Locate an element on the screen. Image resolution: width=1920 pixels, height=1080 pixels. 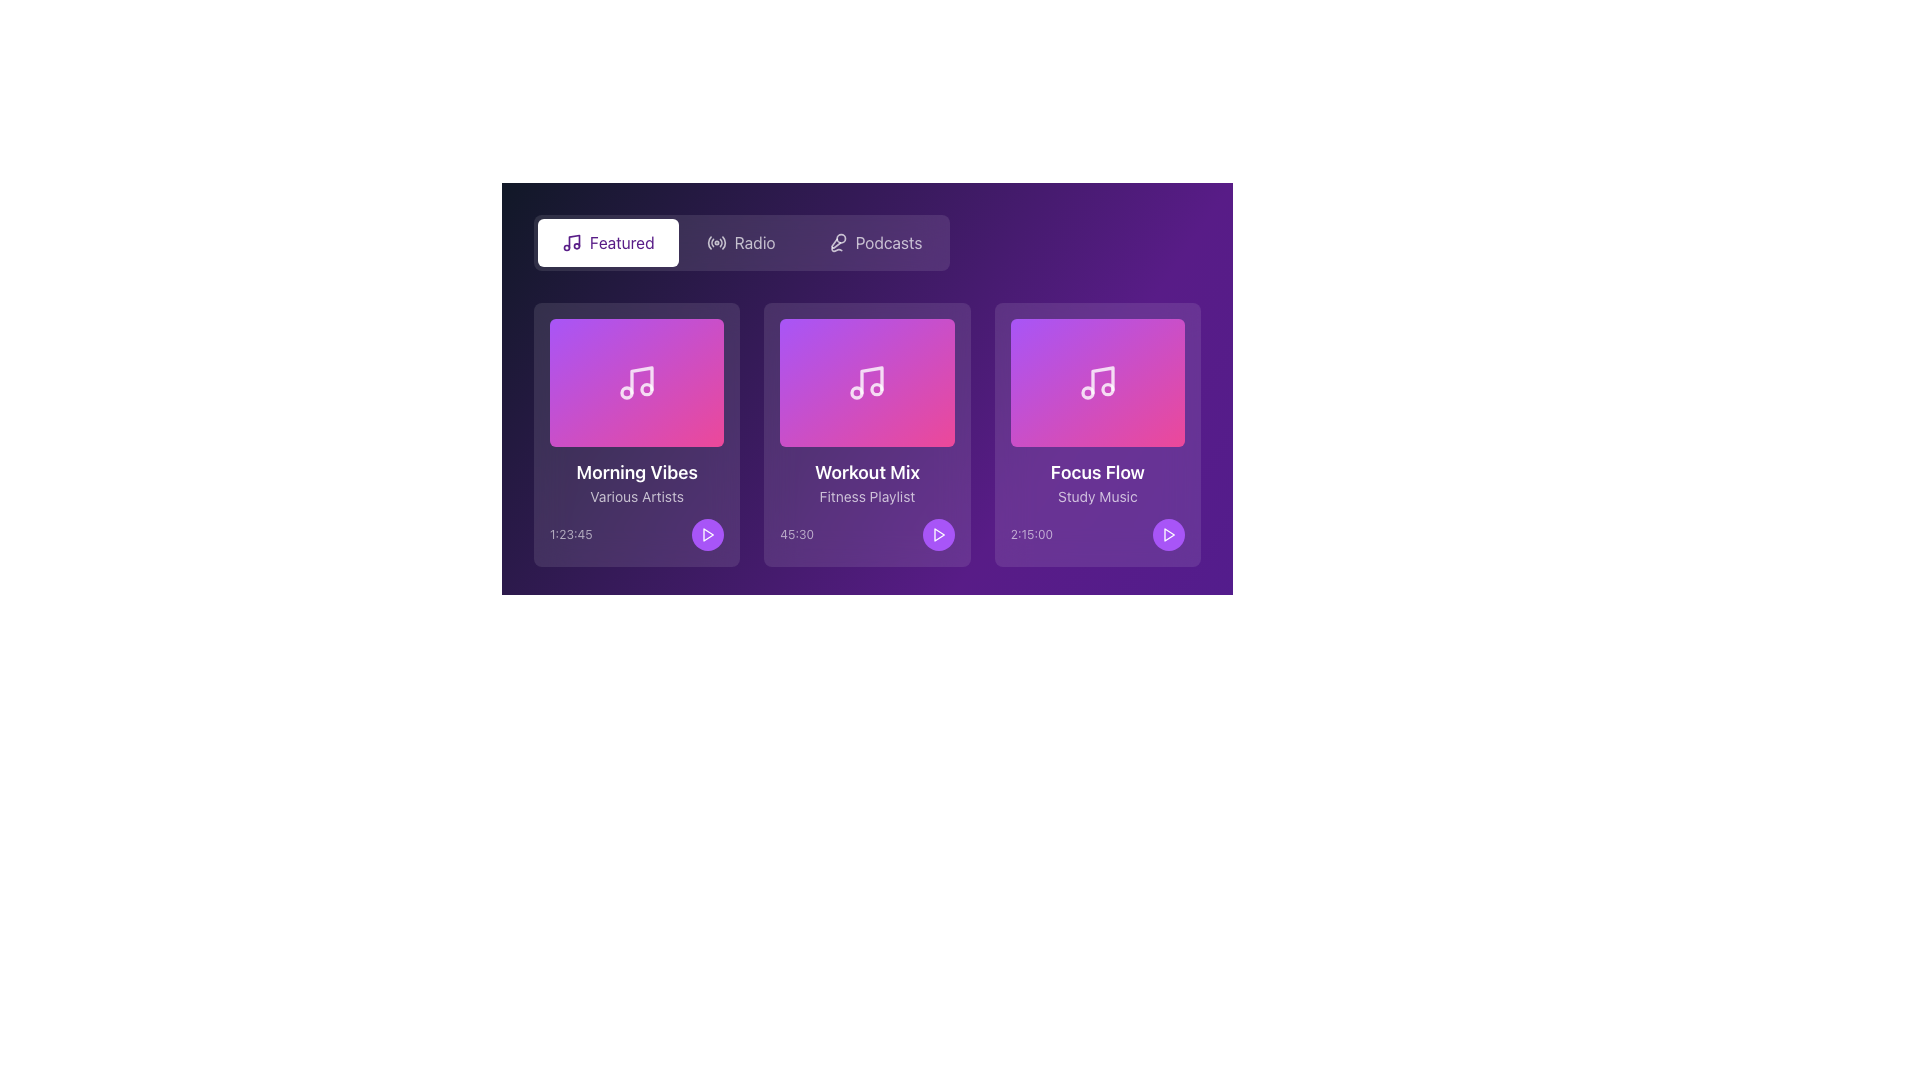
the circular purple button with a white play icon located at the bottom-right corner of the 'Focus Flow' playlist card is located at coordinates (1168, 534).